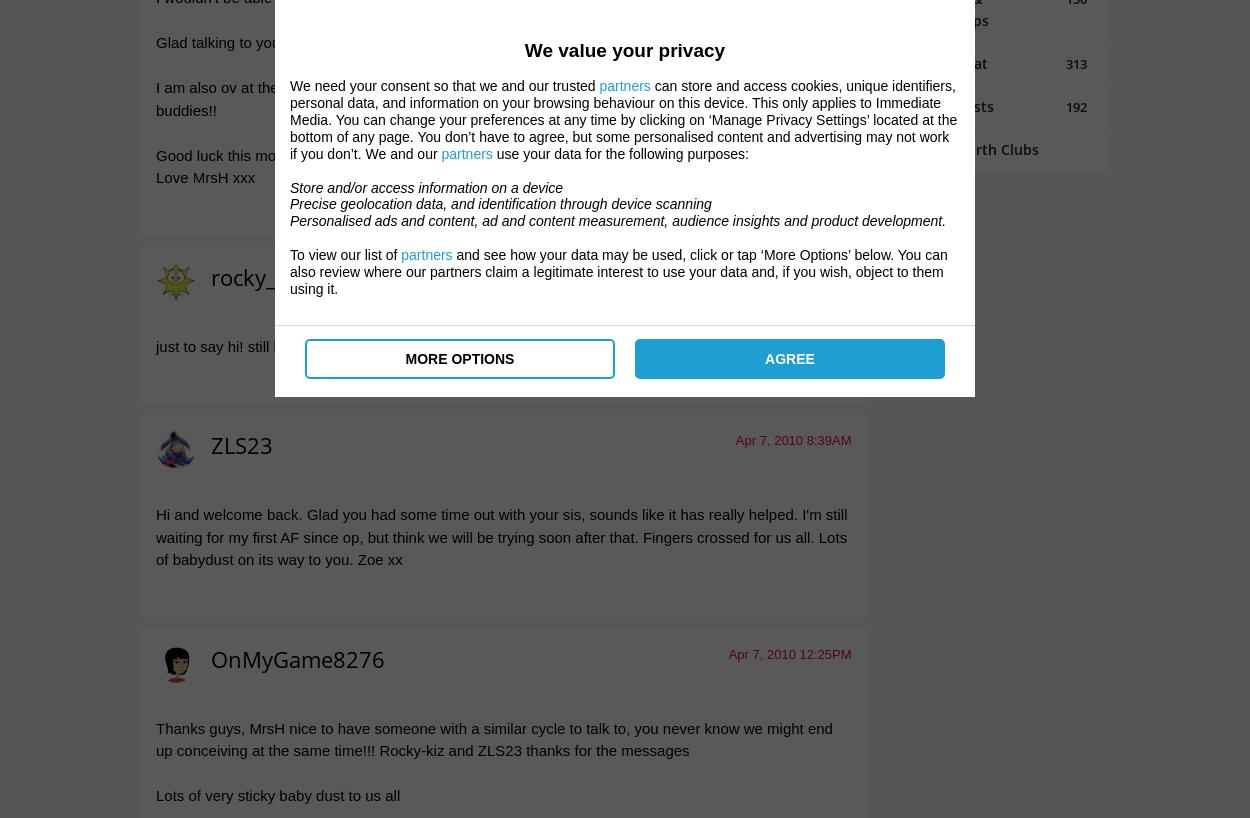 The image size is (1250, 818). I want to click on 'just to say hi! still here unfortunately! lol, glad ur feeling better! xx', so click(156, 345).